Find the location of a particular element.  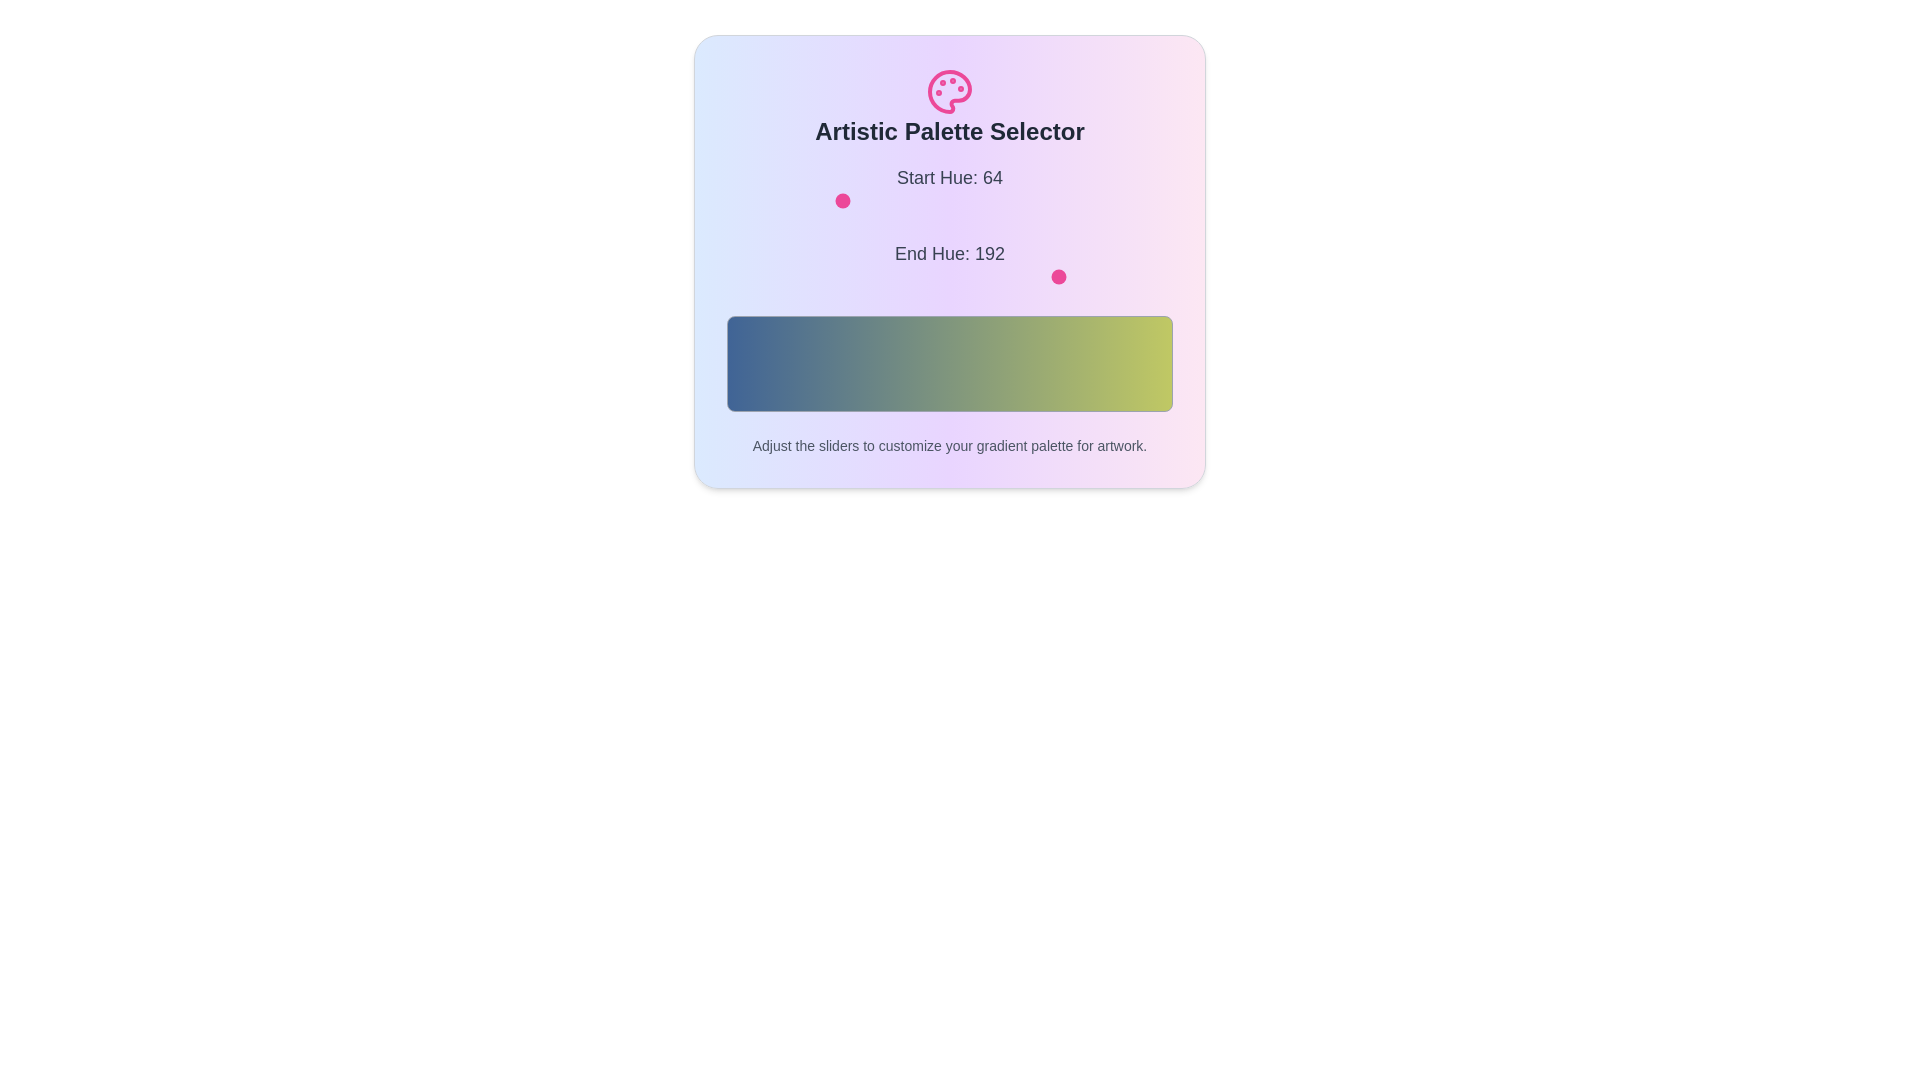

the 'End Hue' slider to 212 is located at coordinates (1096, 277).